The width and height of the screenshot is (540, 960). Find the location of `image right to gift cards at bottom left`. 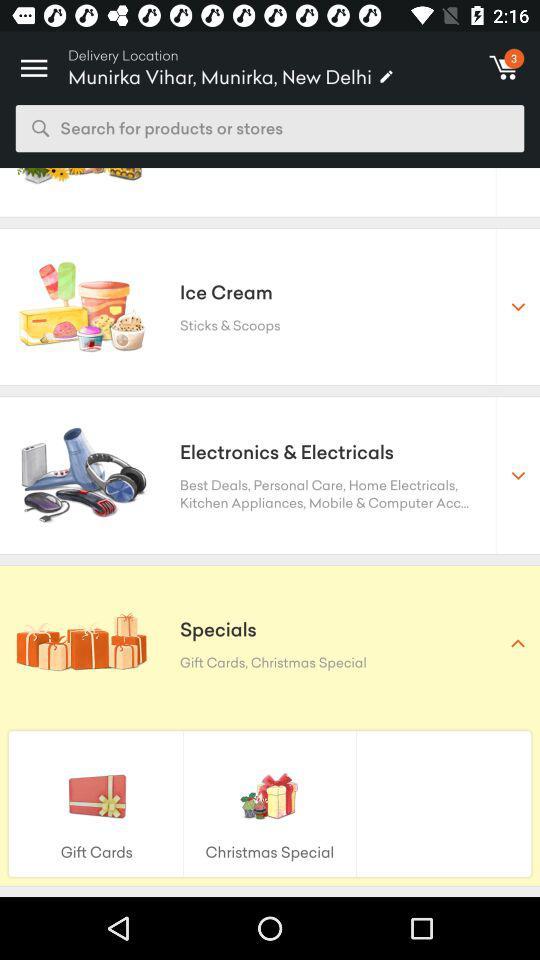

image right to gift cards at bottom left is located at coordinates (270, 794).